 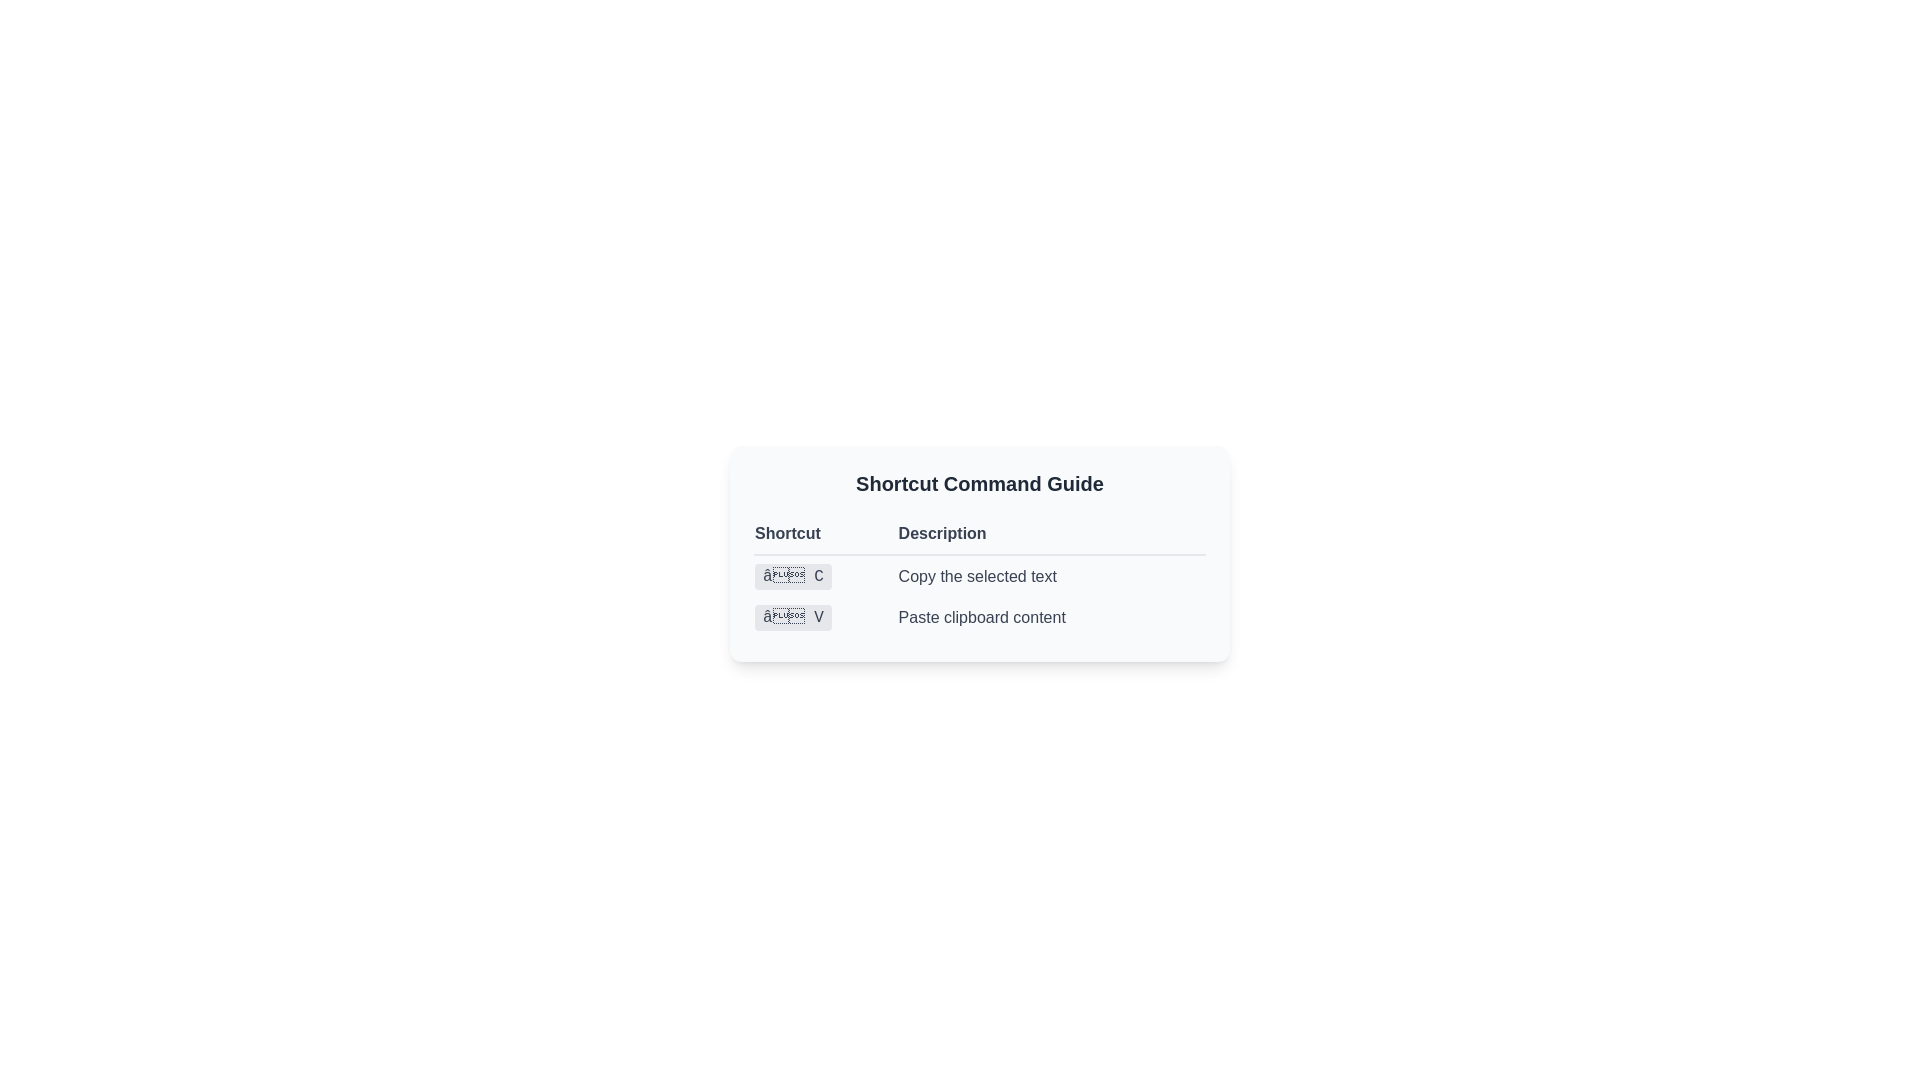 I want to click on the title text that serves as a heading for the content, positioned at the top center of a card-like component, so click(x=979, y=483).